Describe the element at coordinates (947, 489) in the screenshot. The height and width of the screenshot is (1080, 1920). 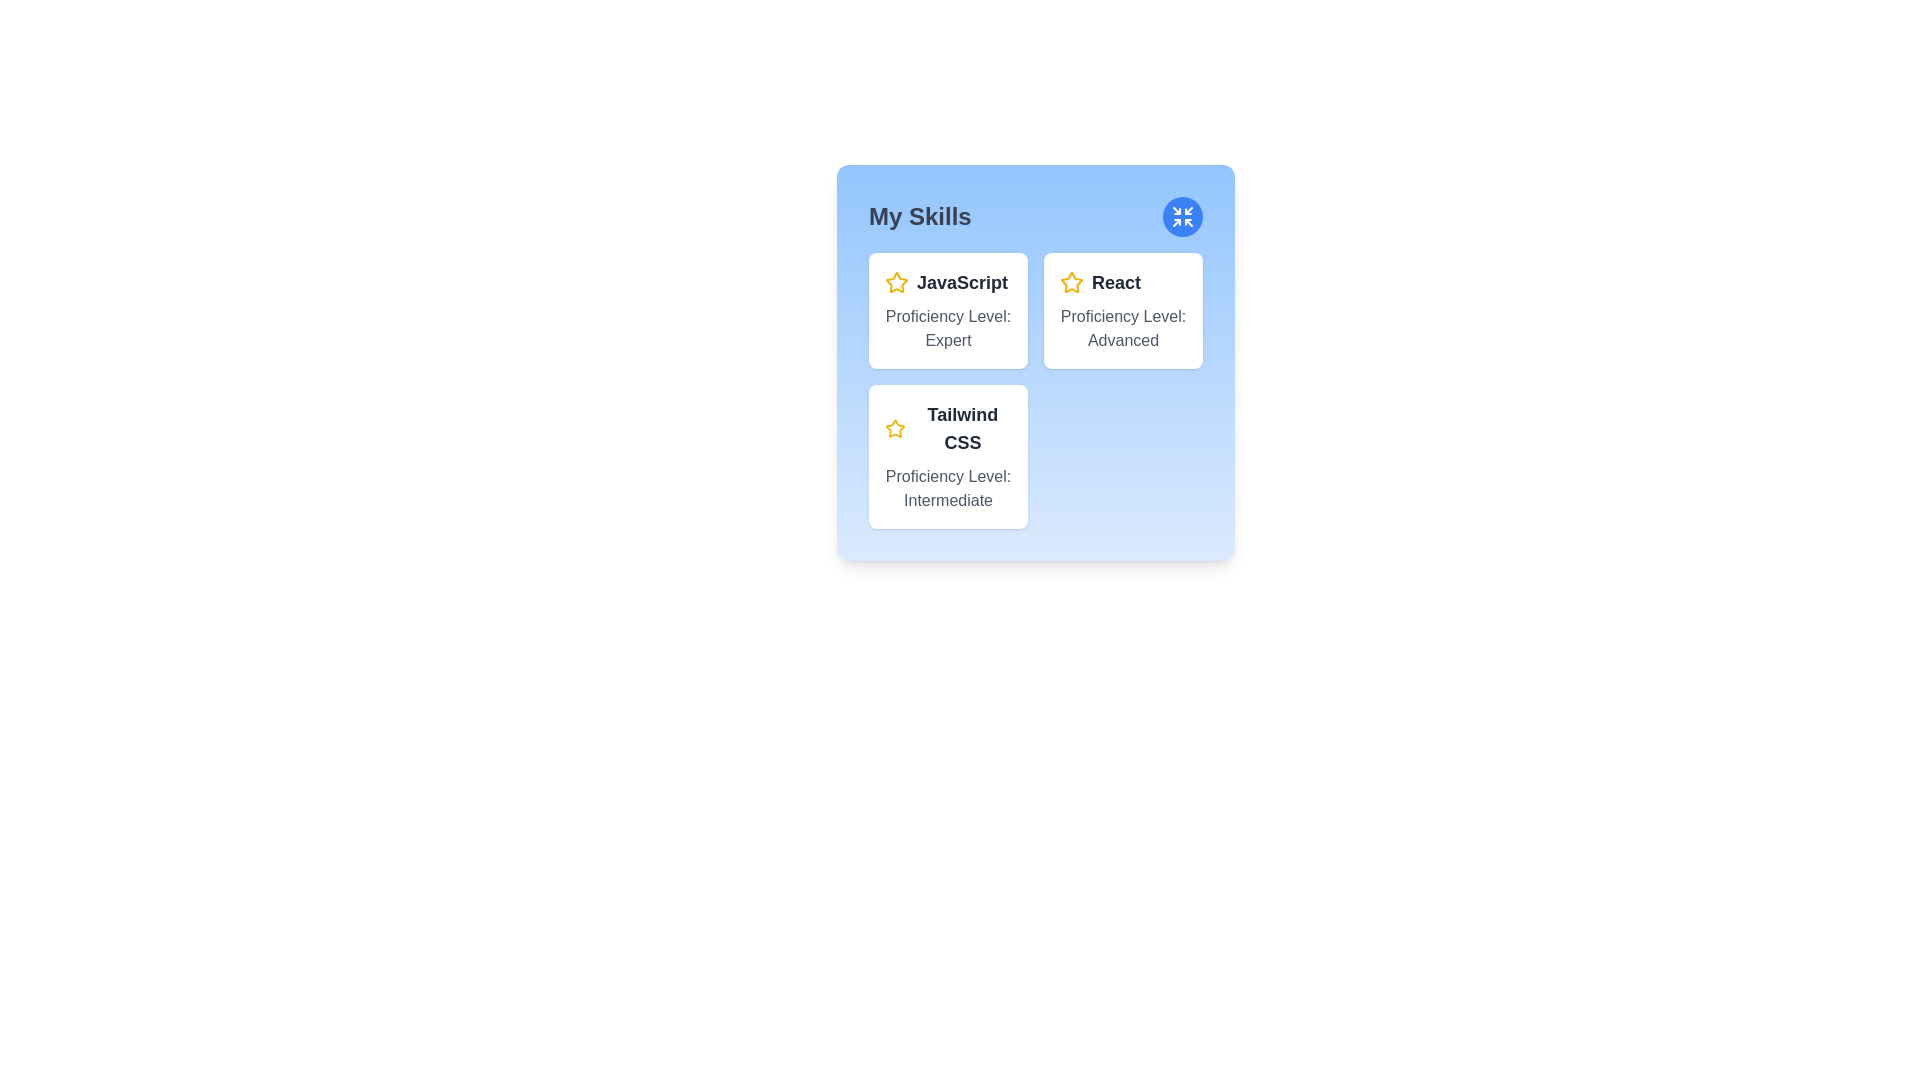
I see `the text label that displays 'Proficiency Level: Intermediate' located within the 'Tailwind CSS' card, positioned below the card's heading and star icon in the 'My Skills' section` at that location.